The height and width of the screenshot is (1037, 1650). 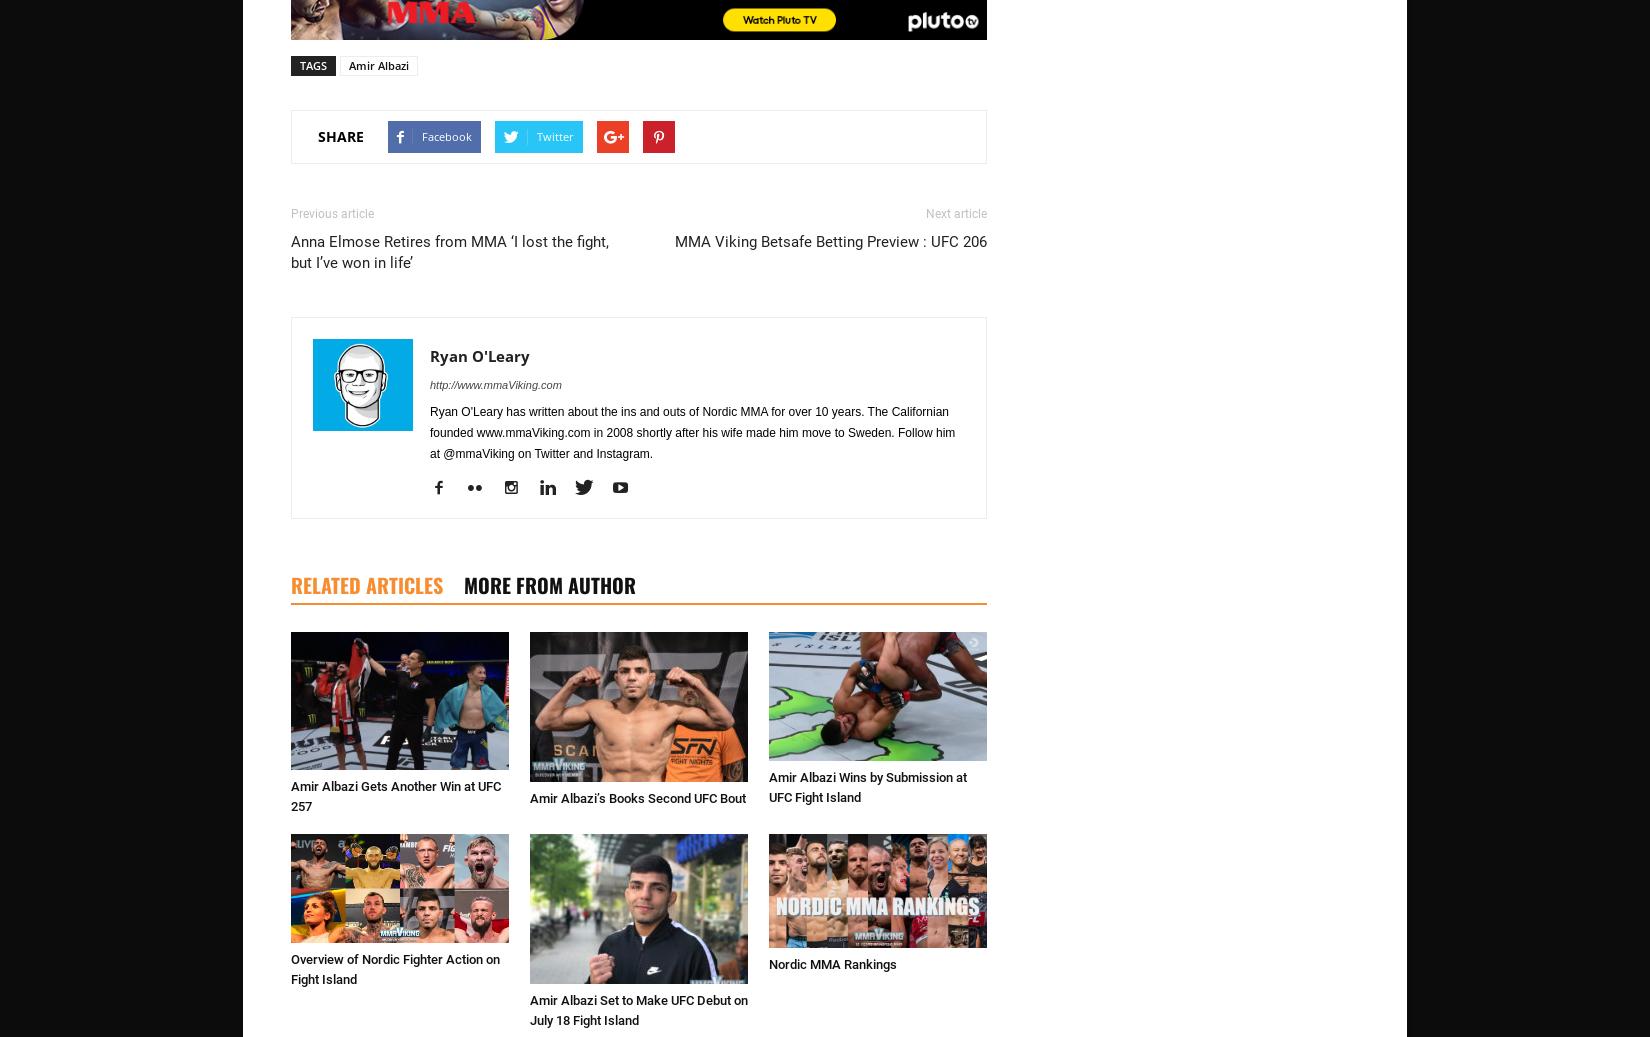 I want to click on 'Previous article', so click(x=291, y=211).